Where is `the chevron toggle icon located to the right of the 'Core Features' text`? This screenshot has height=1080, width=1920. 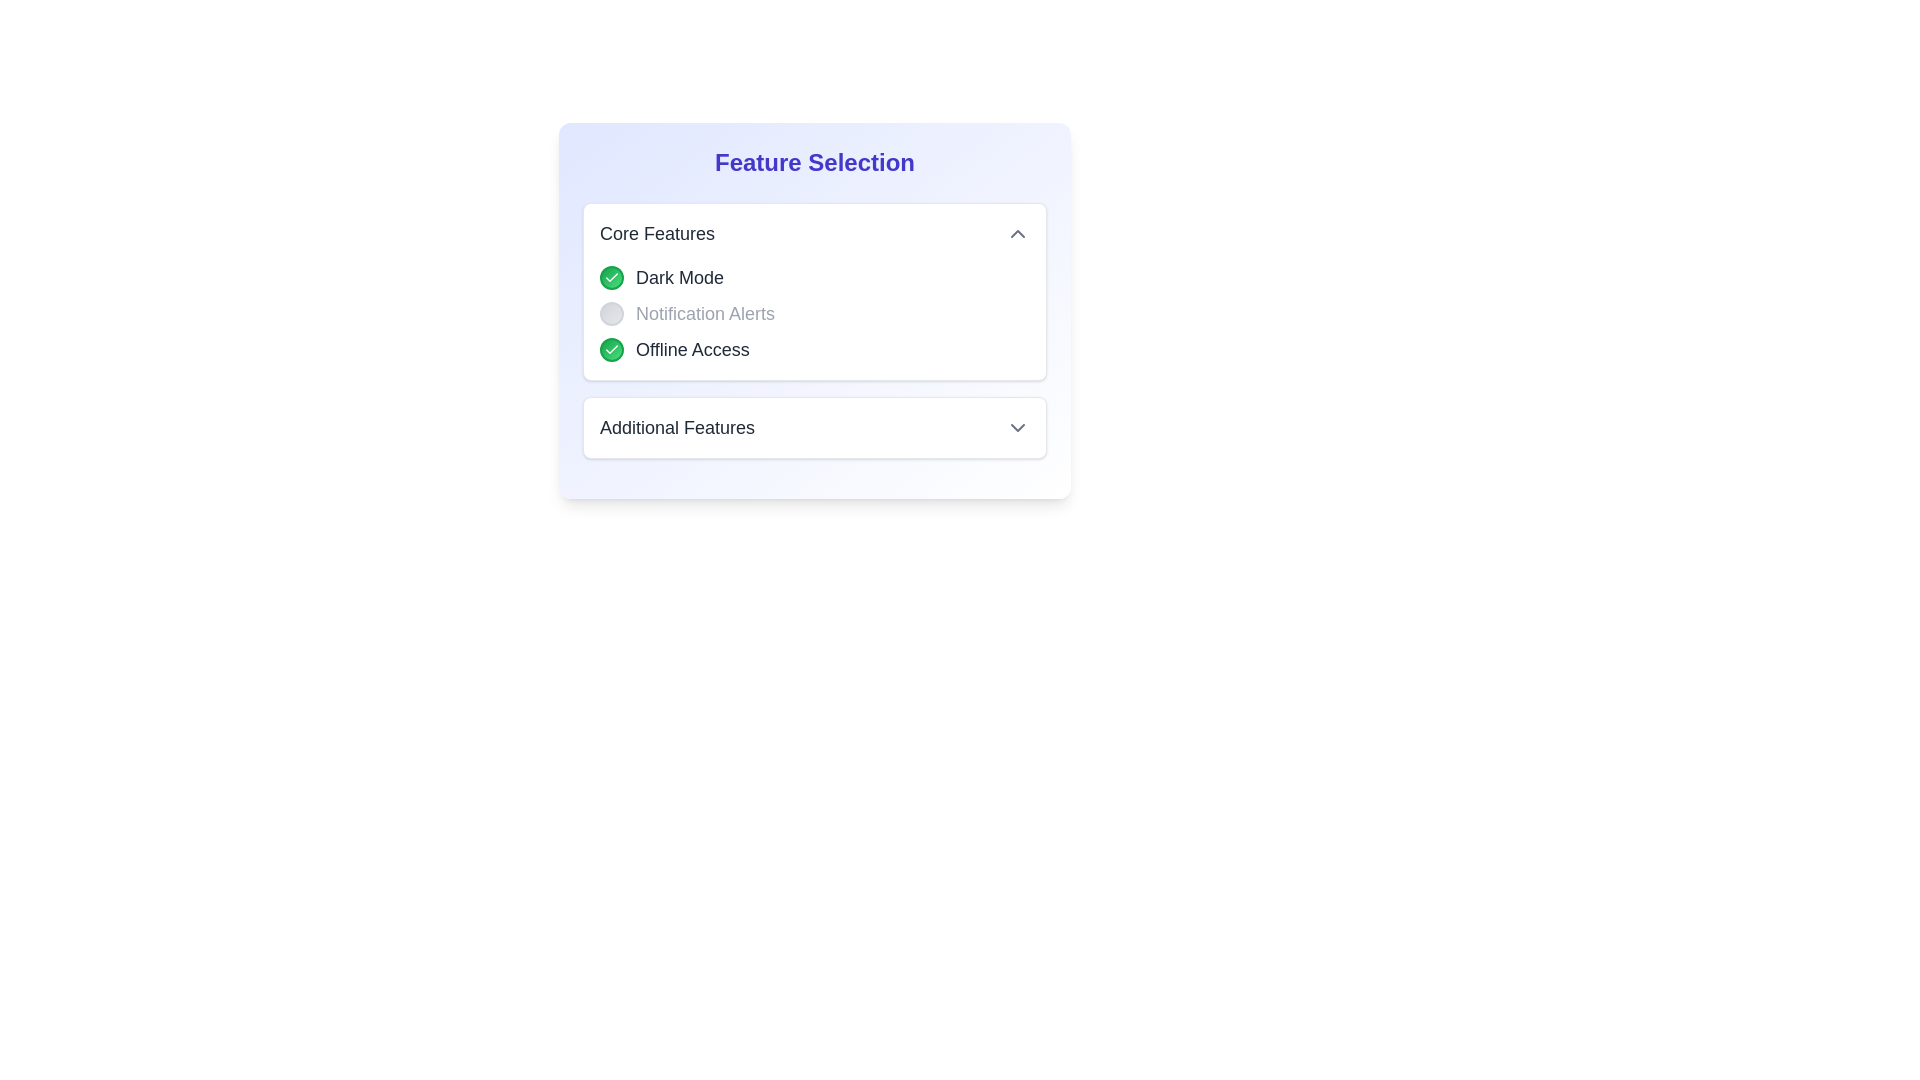 the chevron toggle icon located to the right of the 'Core Features' text is located at coordinates (1017, 233).